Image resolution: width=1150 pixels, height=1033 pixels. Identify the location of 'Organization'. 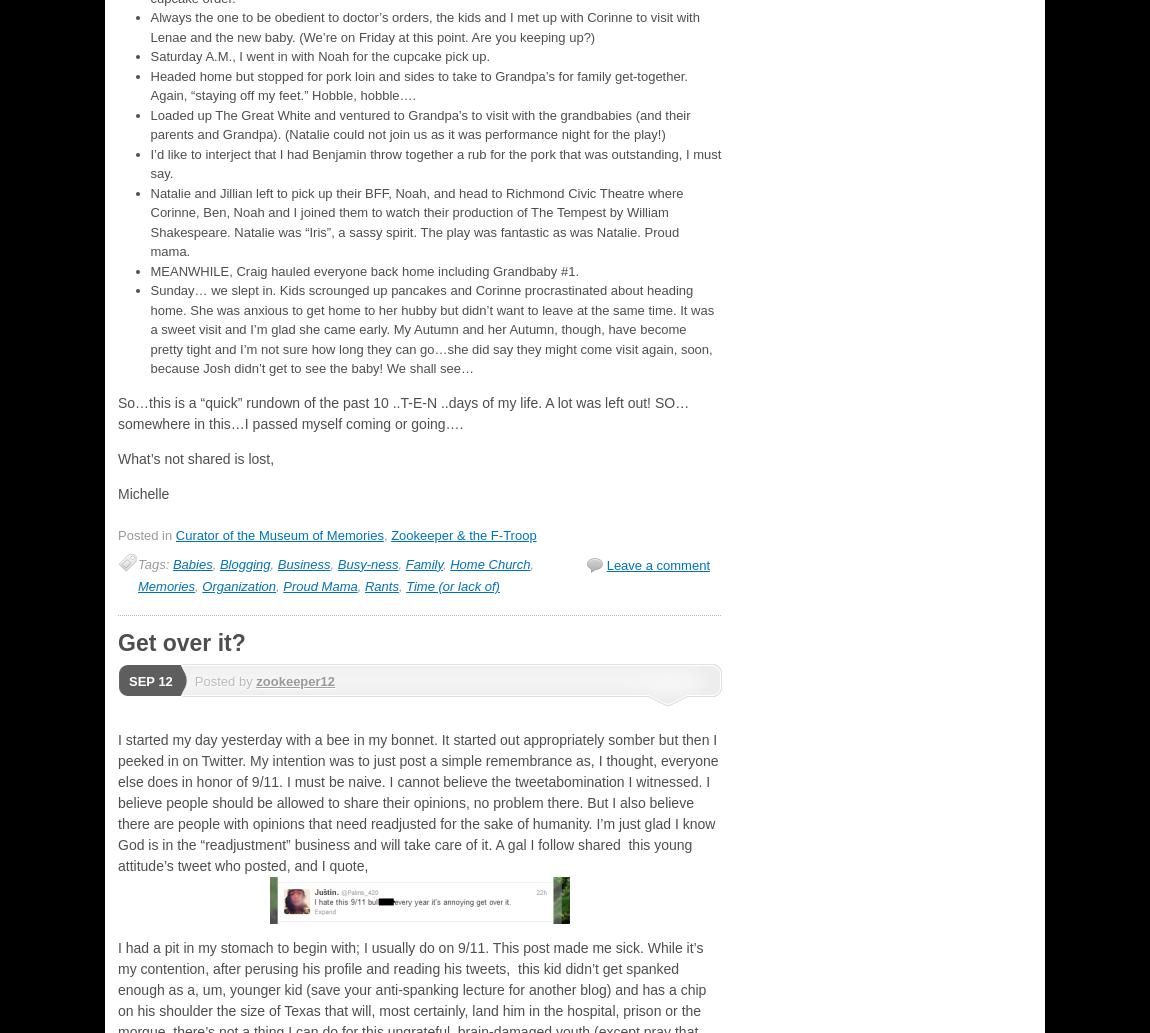
(201, 584).